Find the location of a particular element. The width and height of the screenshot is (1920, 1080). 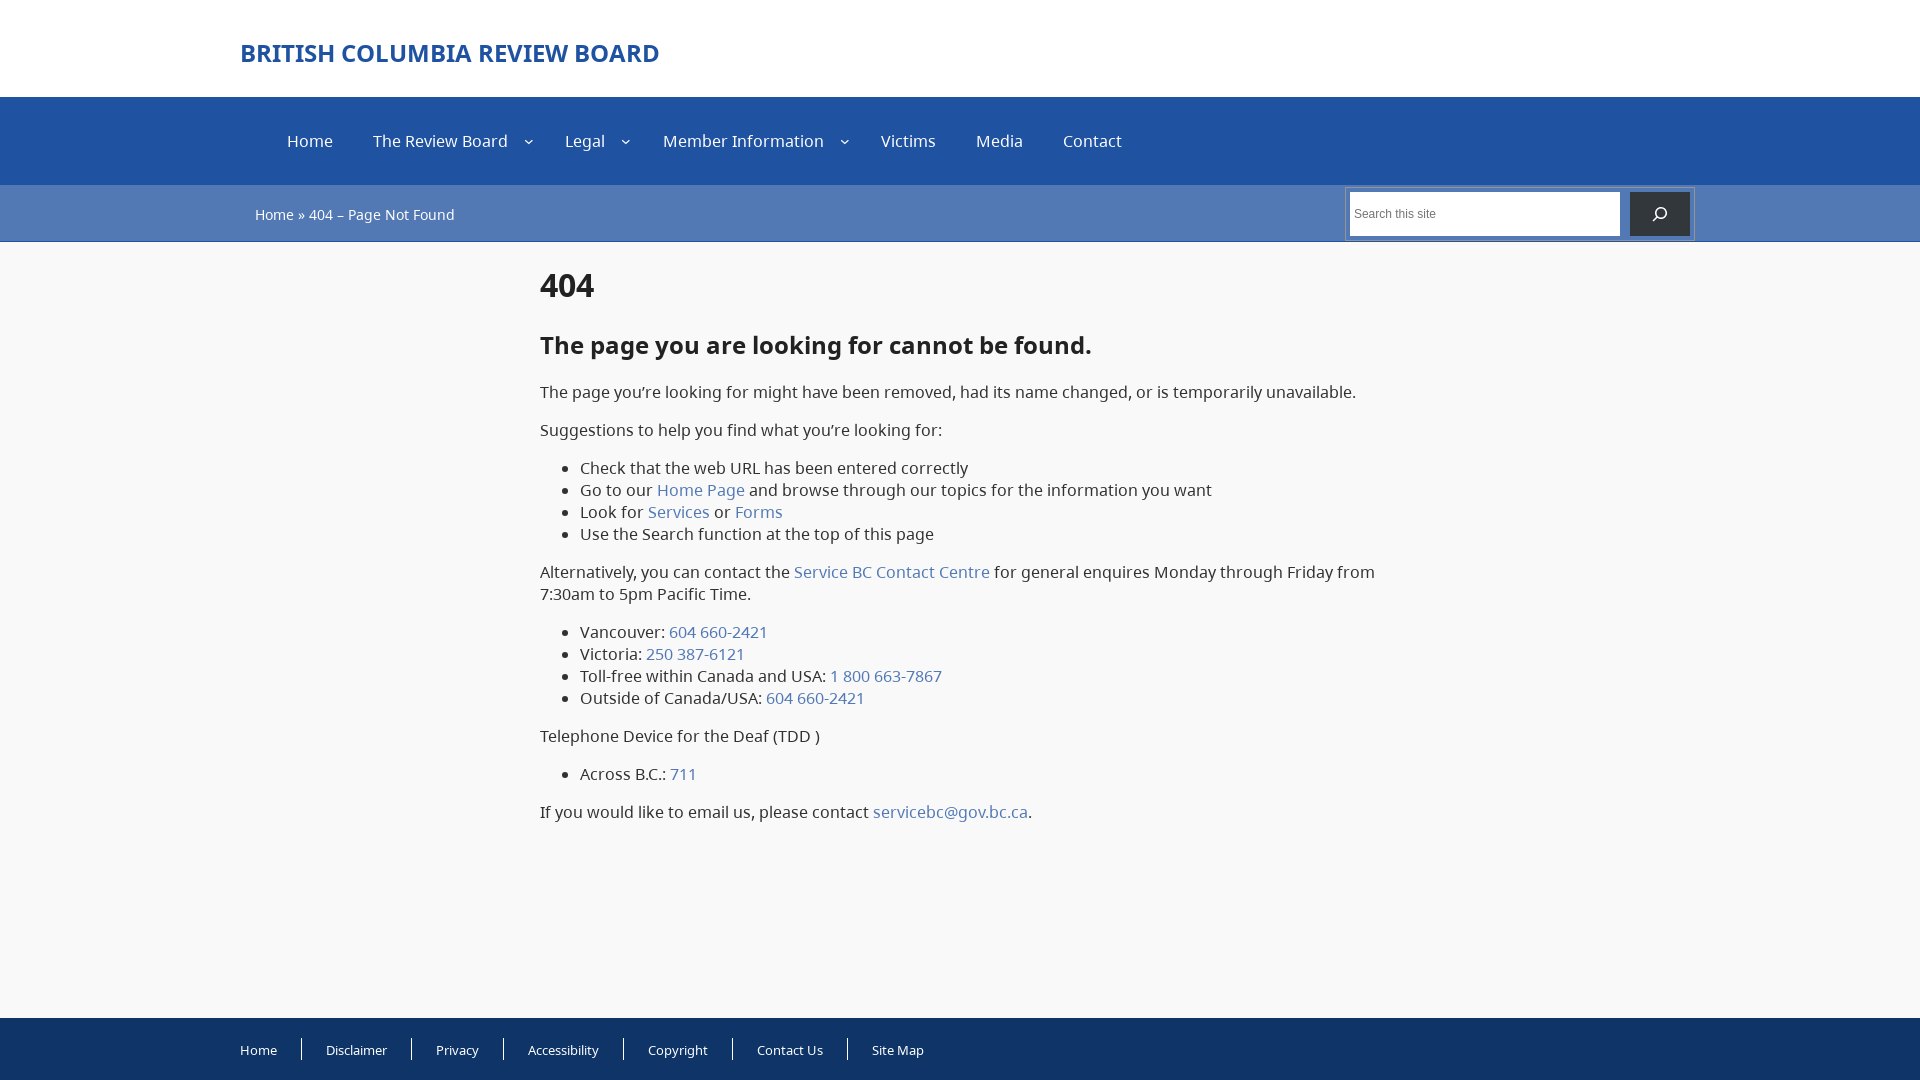

'Disclaimer' is located at coordinates (356, 1048).